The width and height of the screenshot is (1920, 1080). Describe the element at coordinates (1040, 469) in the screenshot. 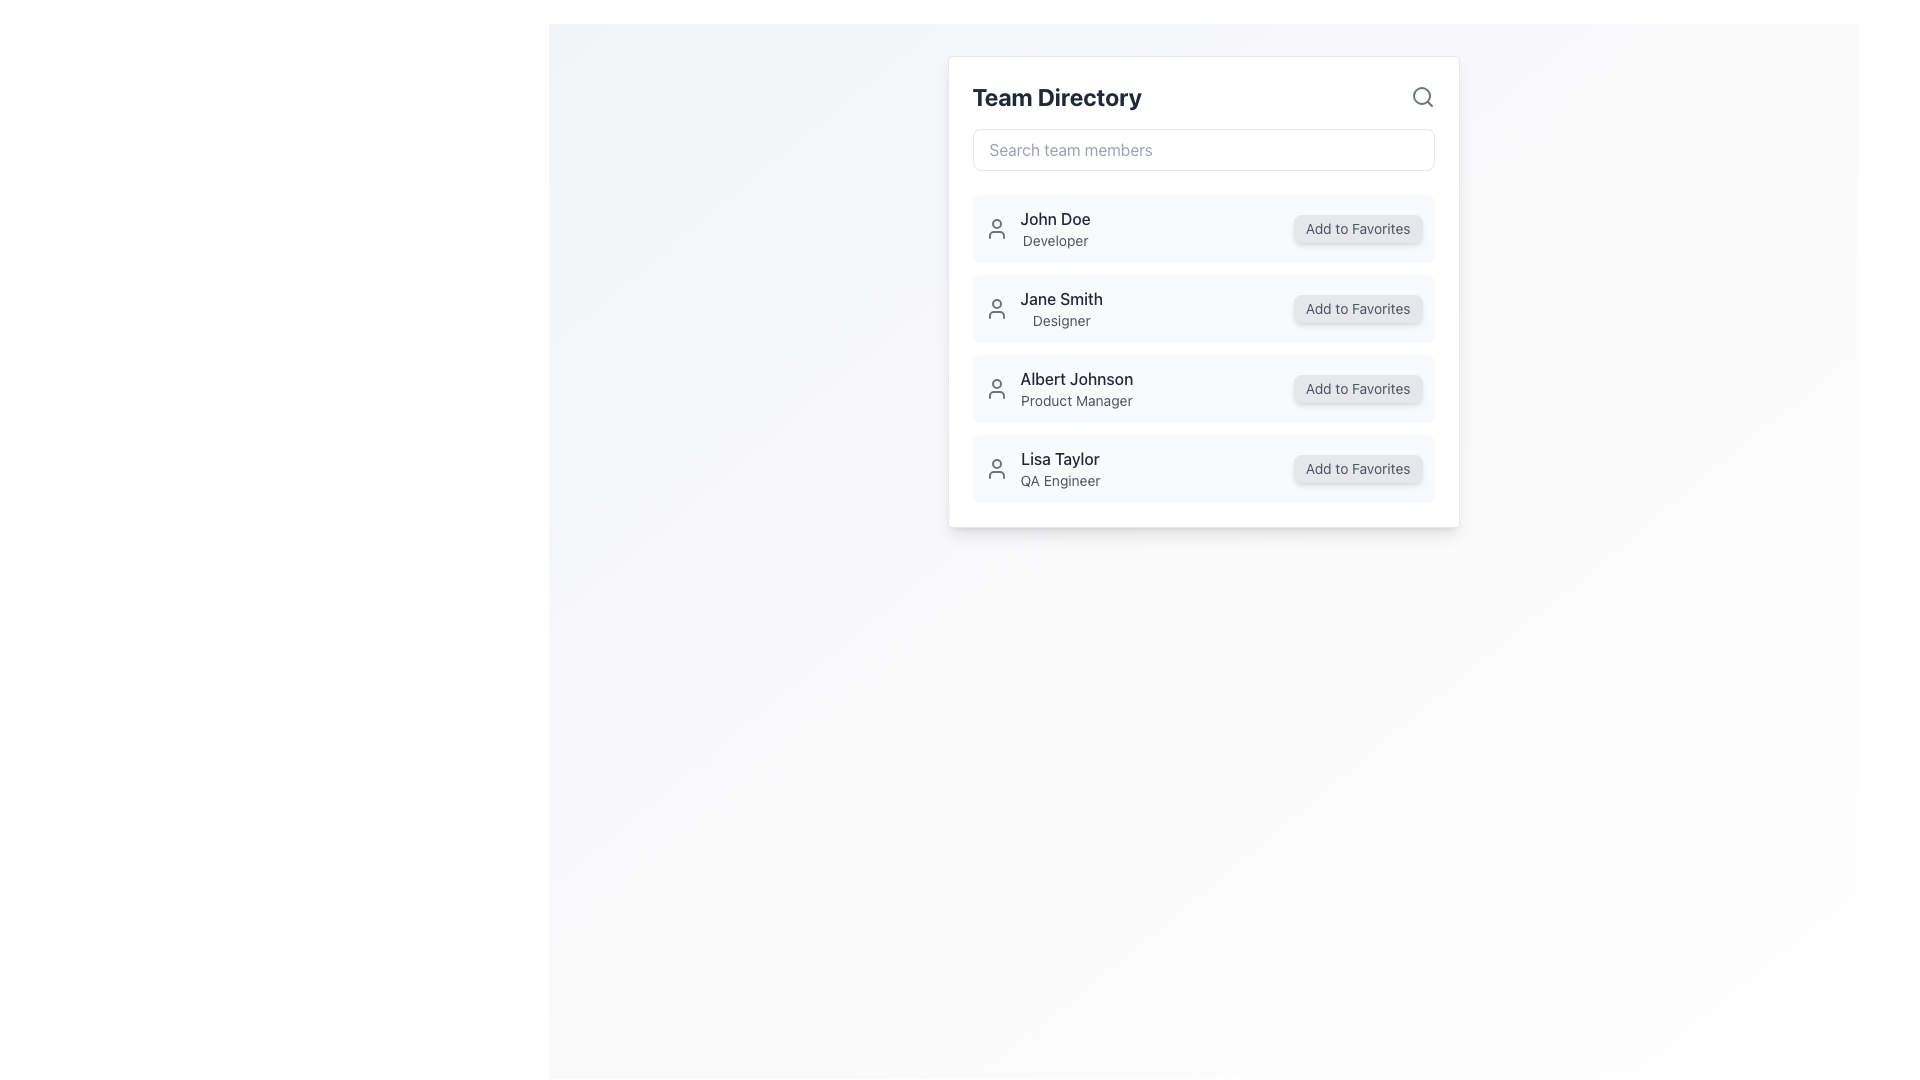

I see `the User profile display component located` at that location.